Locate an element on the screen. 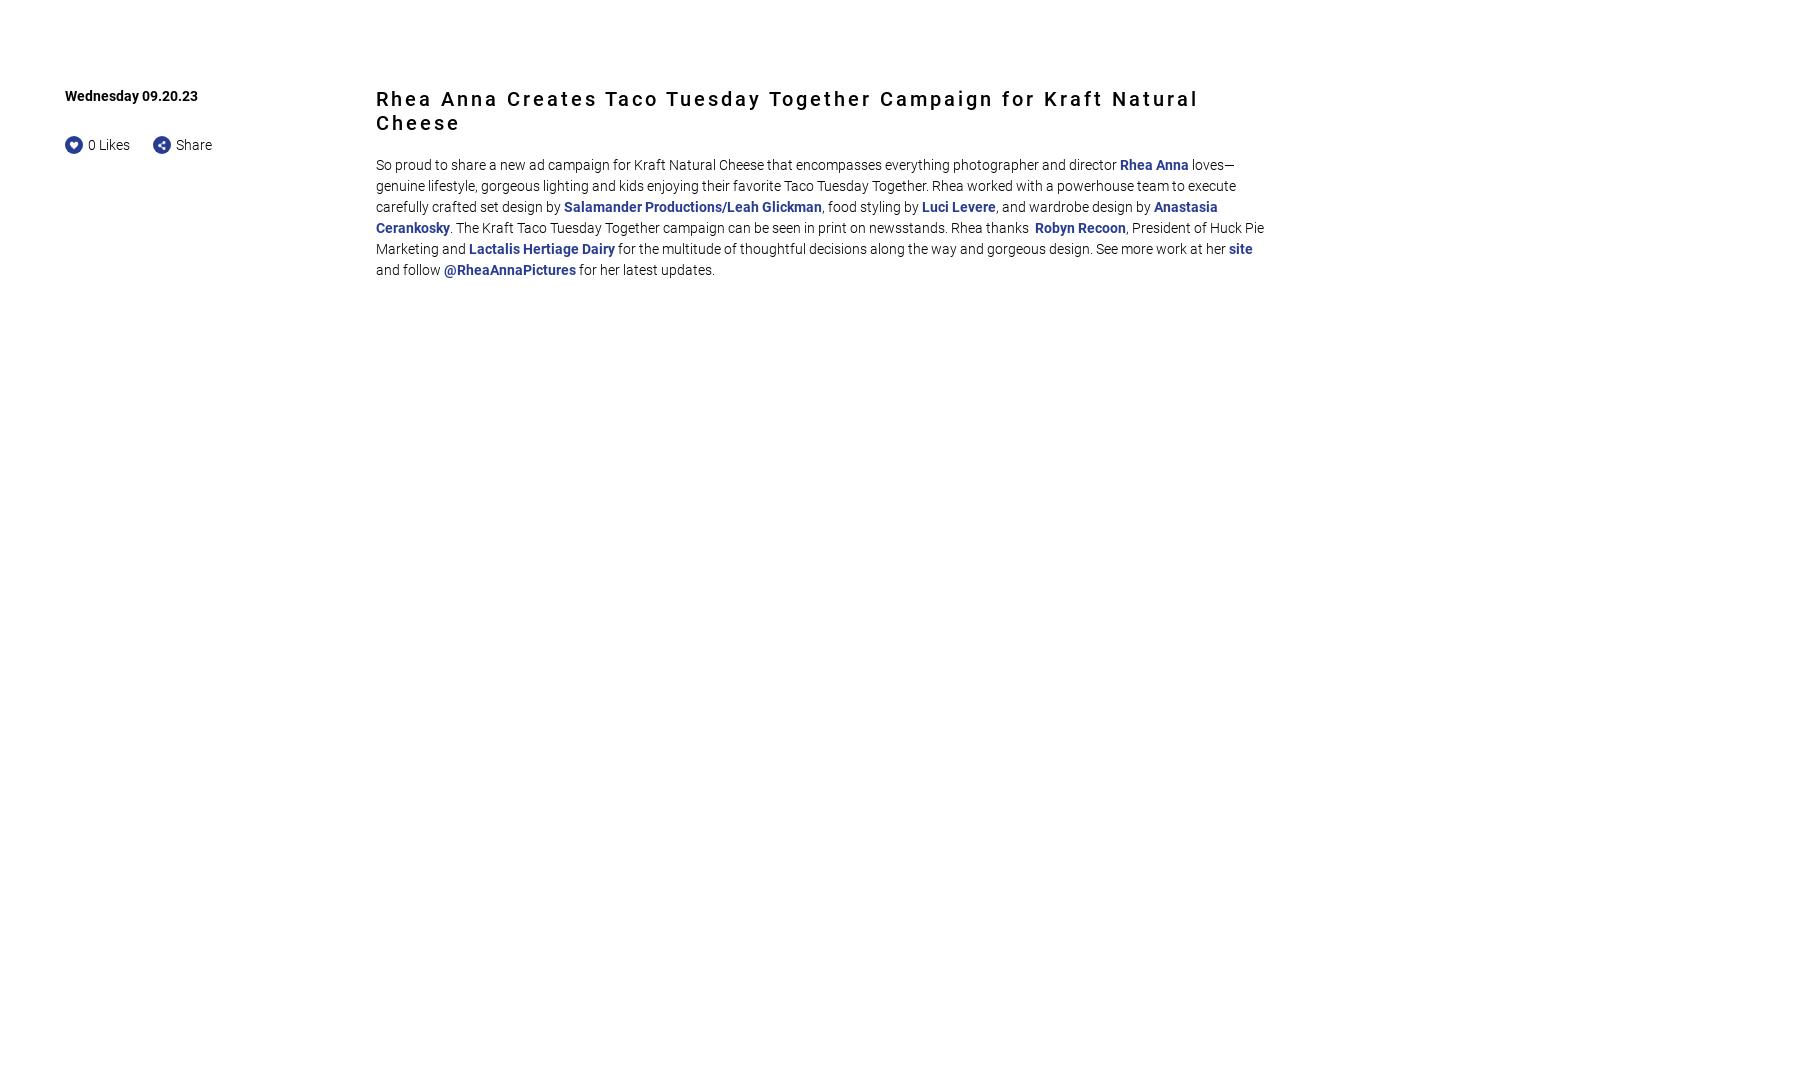 Image resolution: width=1805 pixels, height=1076 pixels. 'for her latest updates.' is located at coordinates (645, 269).